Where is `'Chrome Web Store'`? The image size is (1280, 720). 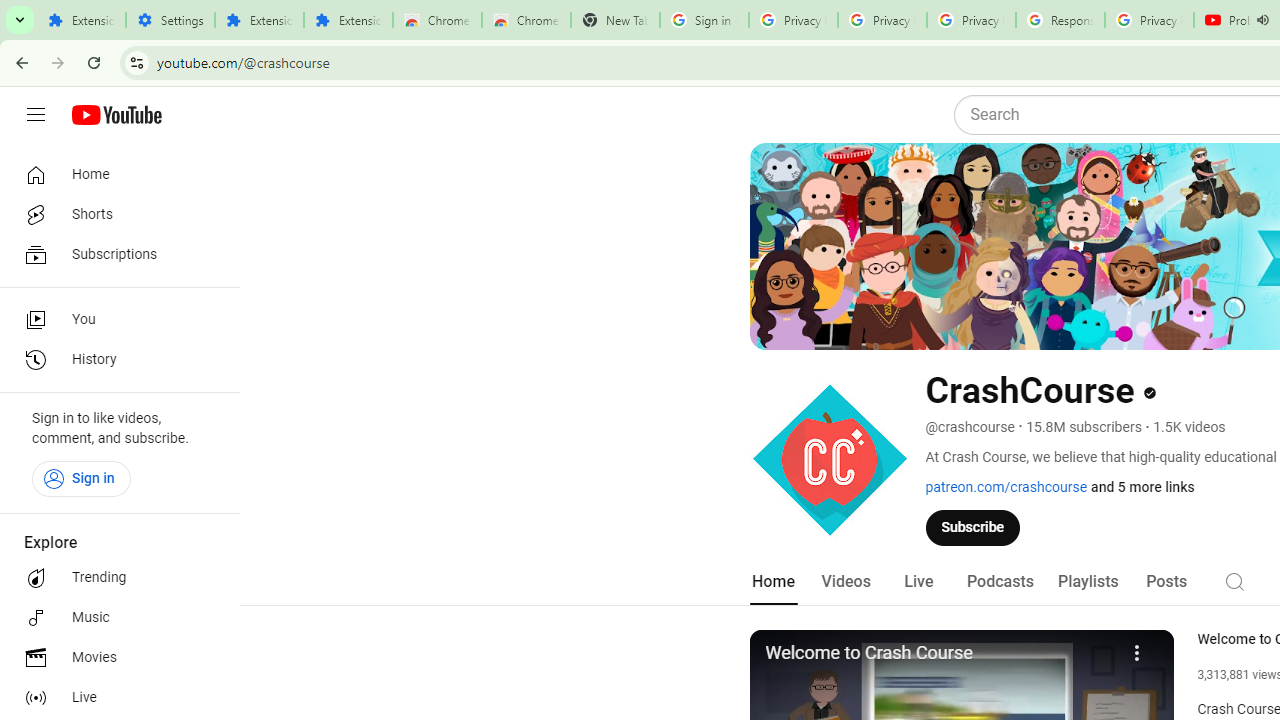
'Chrome Web Store' is located at coordinates (436, 20).